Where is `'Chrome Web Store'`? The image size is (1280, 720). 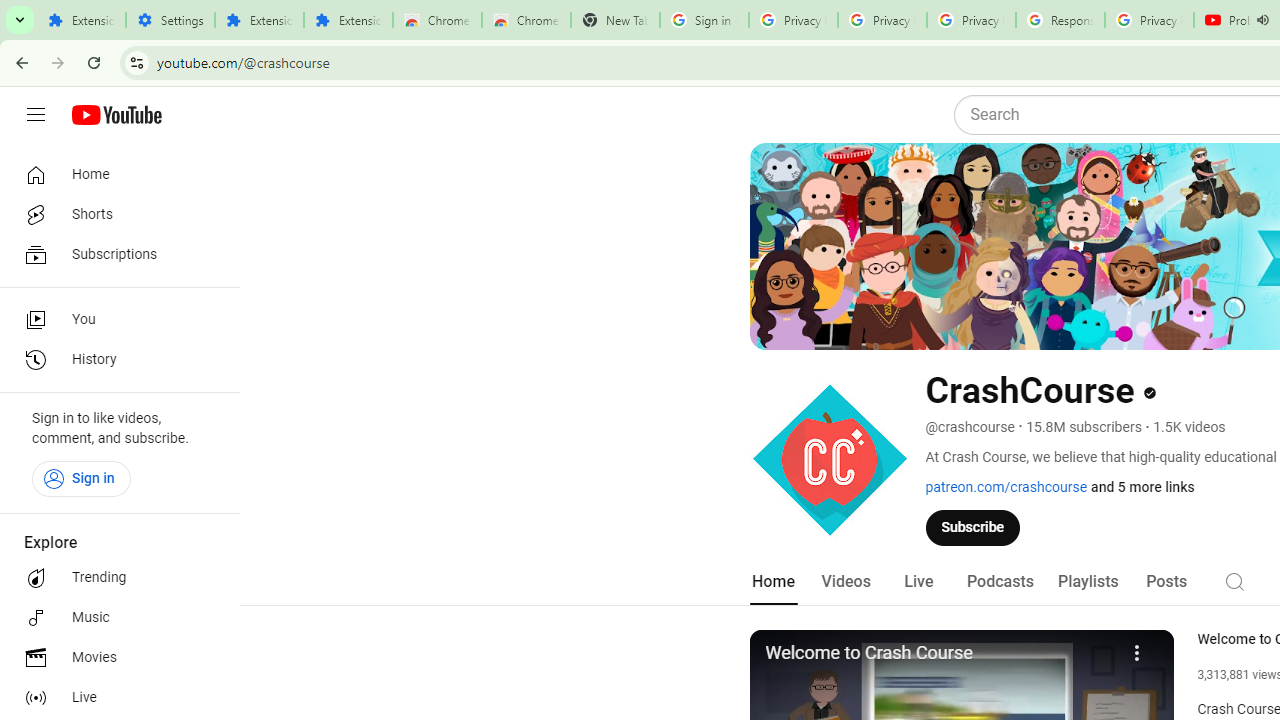
'Chrome Web Store' is located at coordinates (436, 20).